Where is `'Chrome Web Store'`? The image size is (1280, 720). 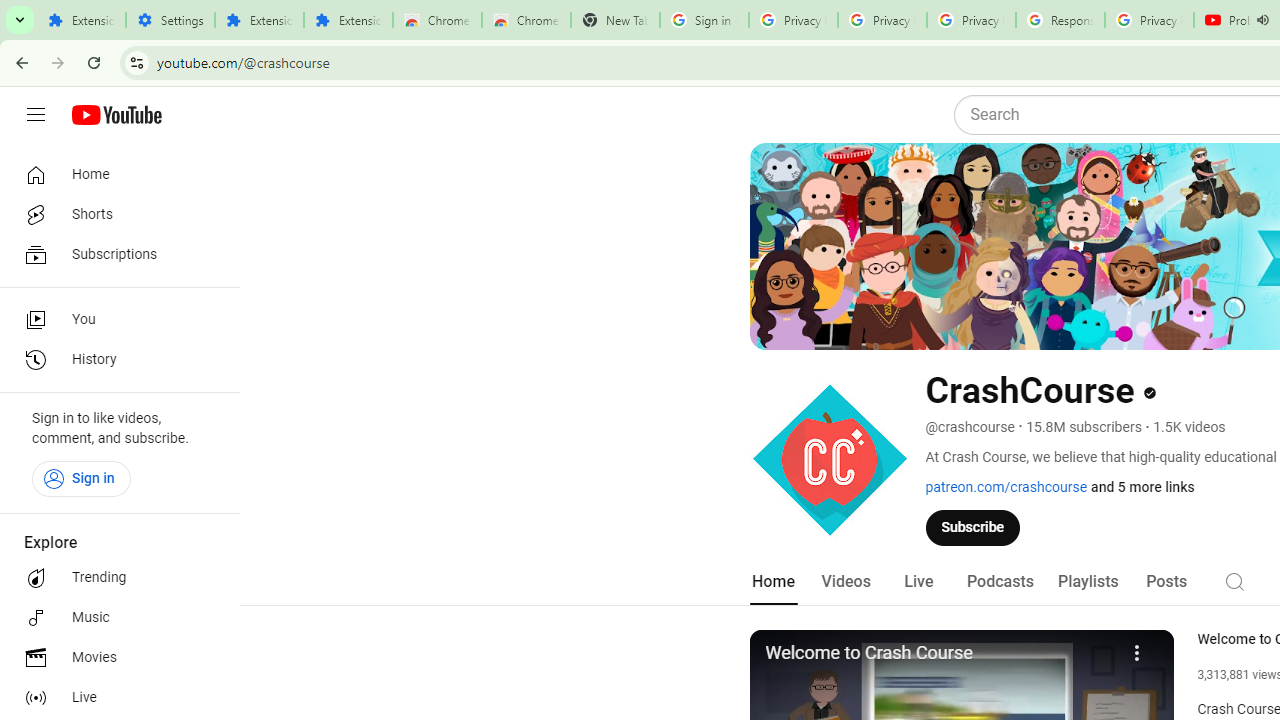
'Chrome Web Store' is located at coordinates (436, 20).